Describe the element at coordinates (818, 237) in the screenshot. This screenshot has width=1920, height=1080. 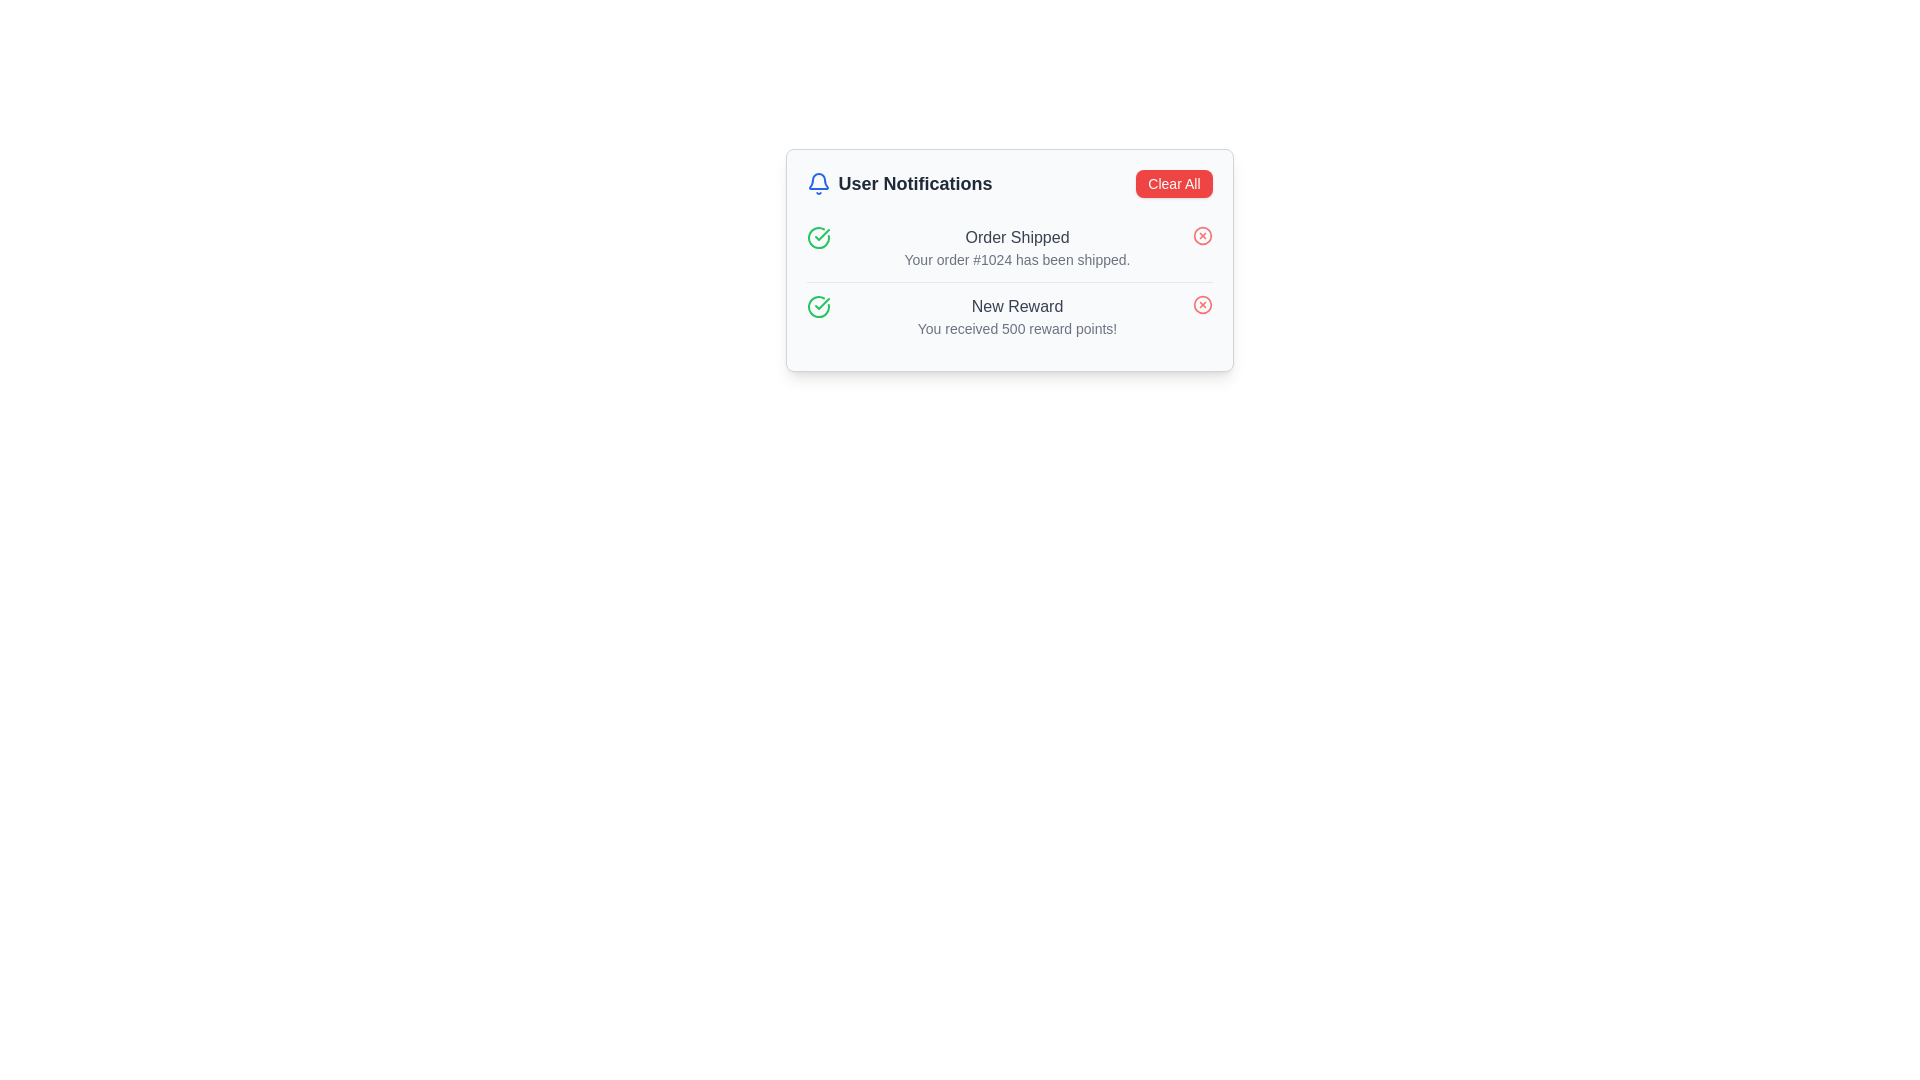
I see `the circular green icon that signifies success for the 'New Reward' notification by moving the cursor to its center point` at that location.